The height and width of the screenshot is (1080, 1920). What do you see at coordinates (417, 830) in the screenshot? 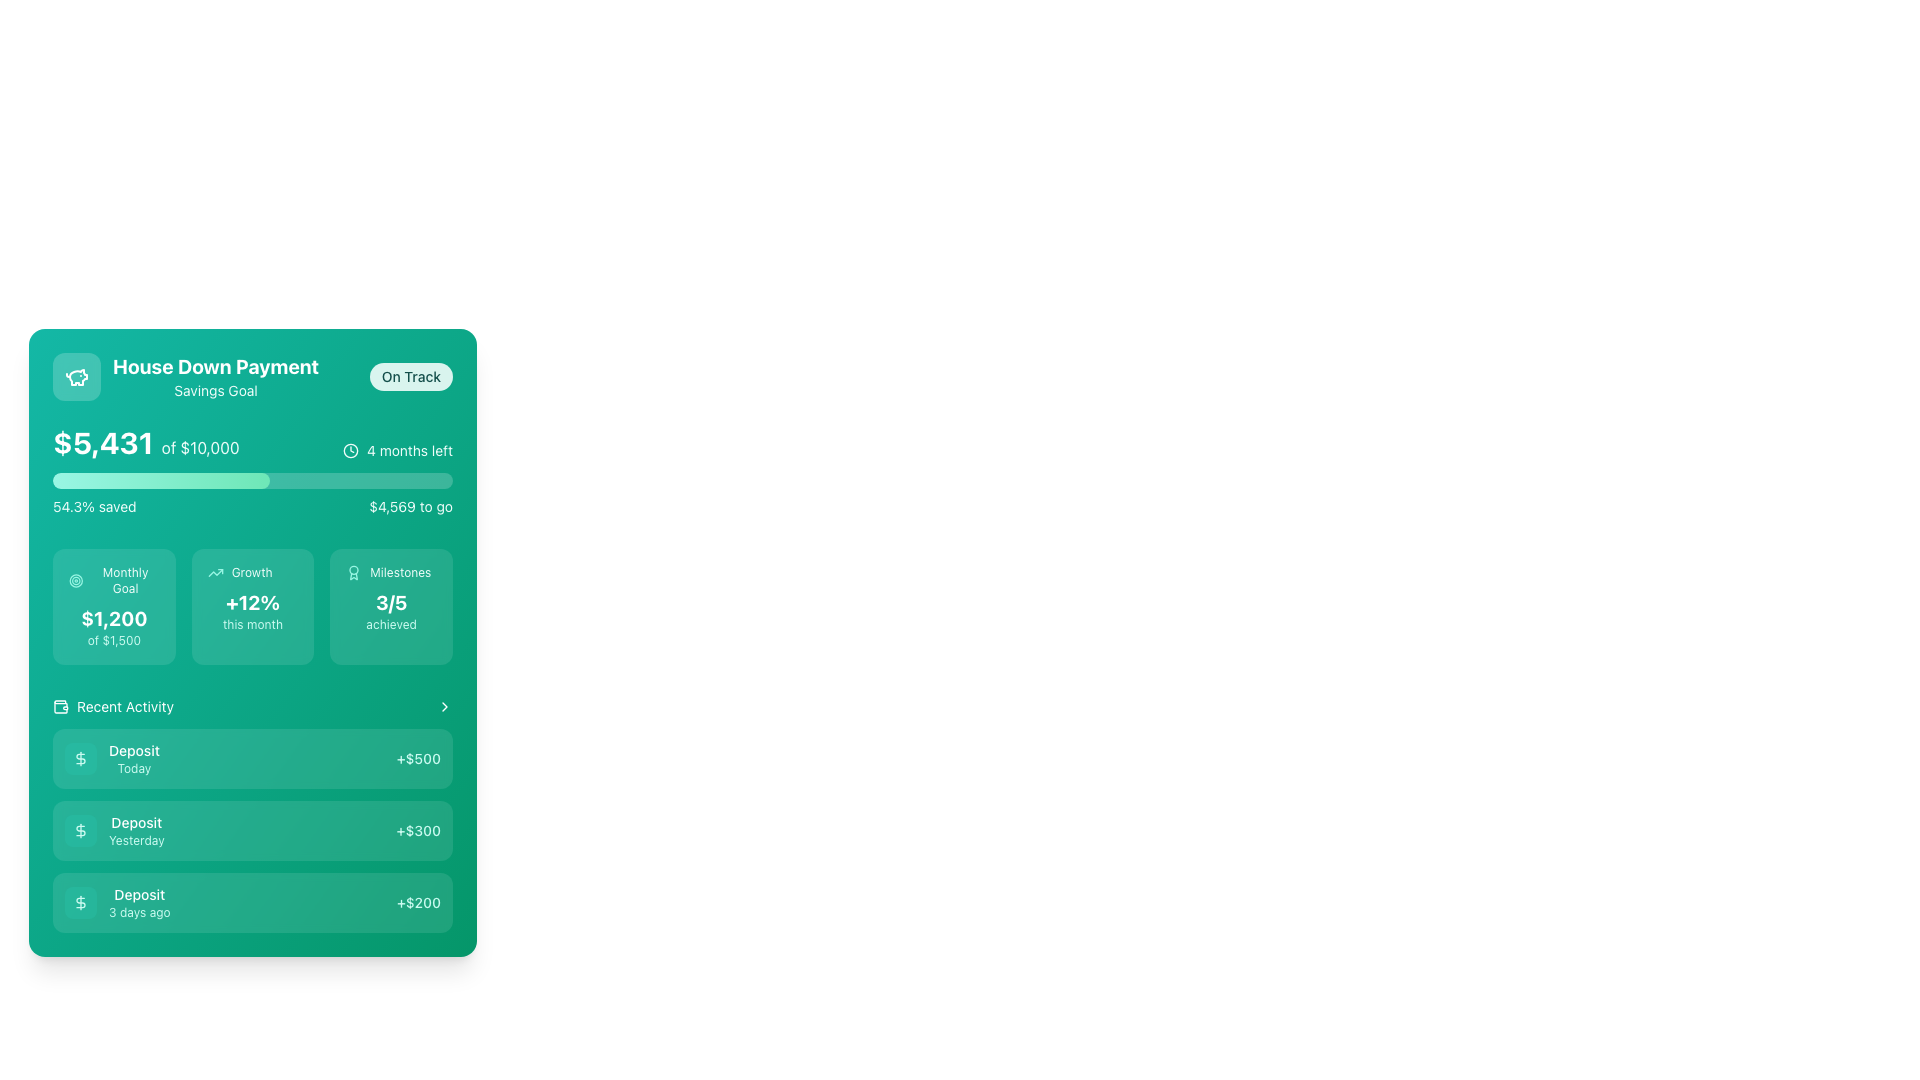
I see `the Text Label indicating a monetary deposit of $300 in the 'Recent Activity' section, positioned to the right of the 'Deposit Yesterday' label` at bounding box center [417, 830].